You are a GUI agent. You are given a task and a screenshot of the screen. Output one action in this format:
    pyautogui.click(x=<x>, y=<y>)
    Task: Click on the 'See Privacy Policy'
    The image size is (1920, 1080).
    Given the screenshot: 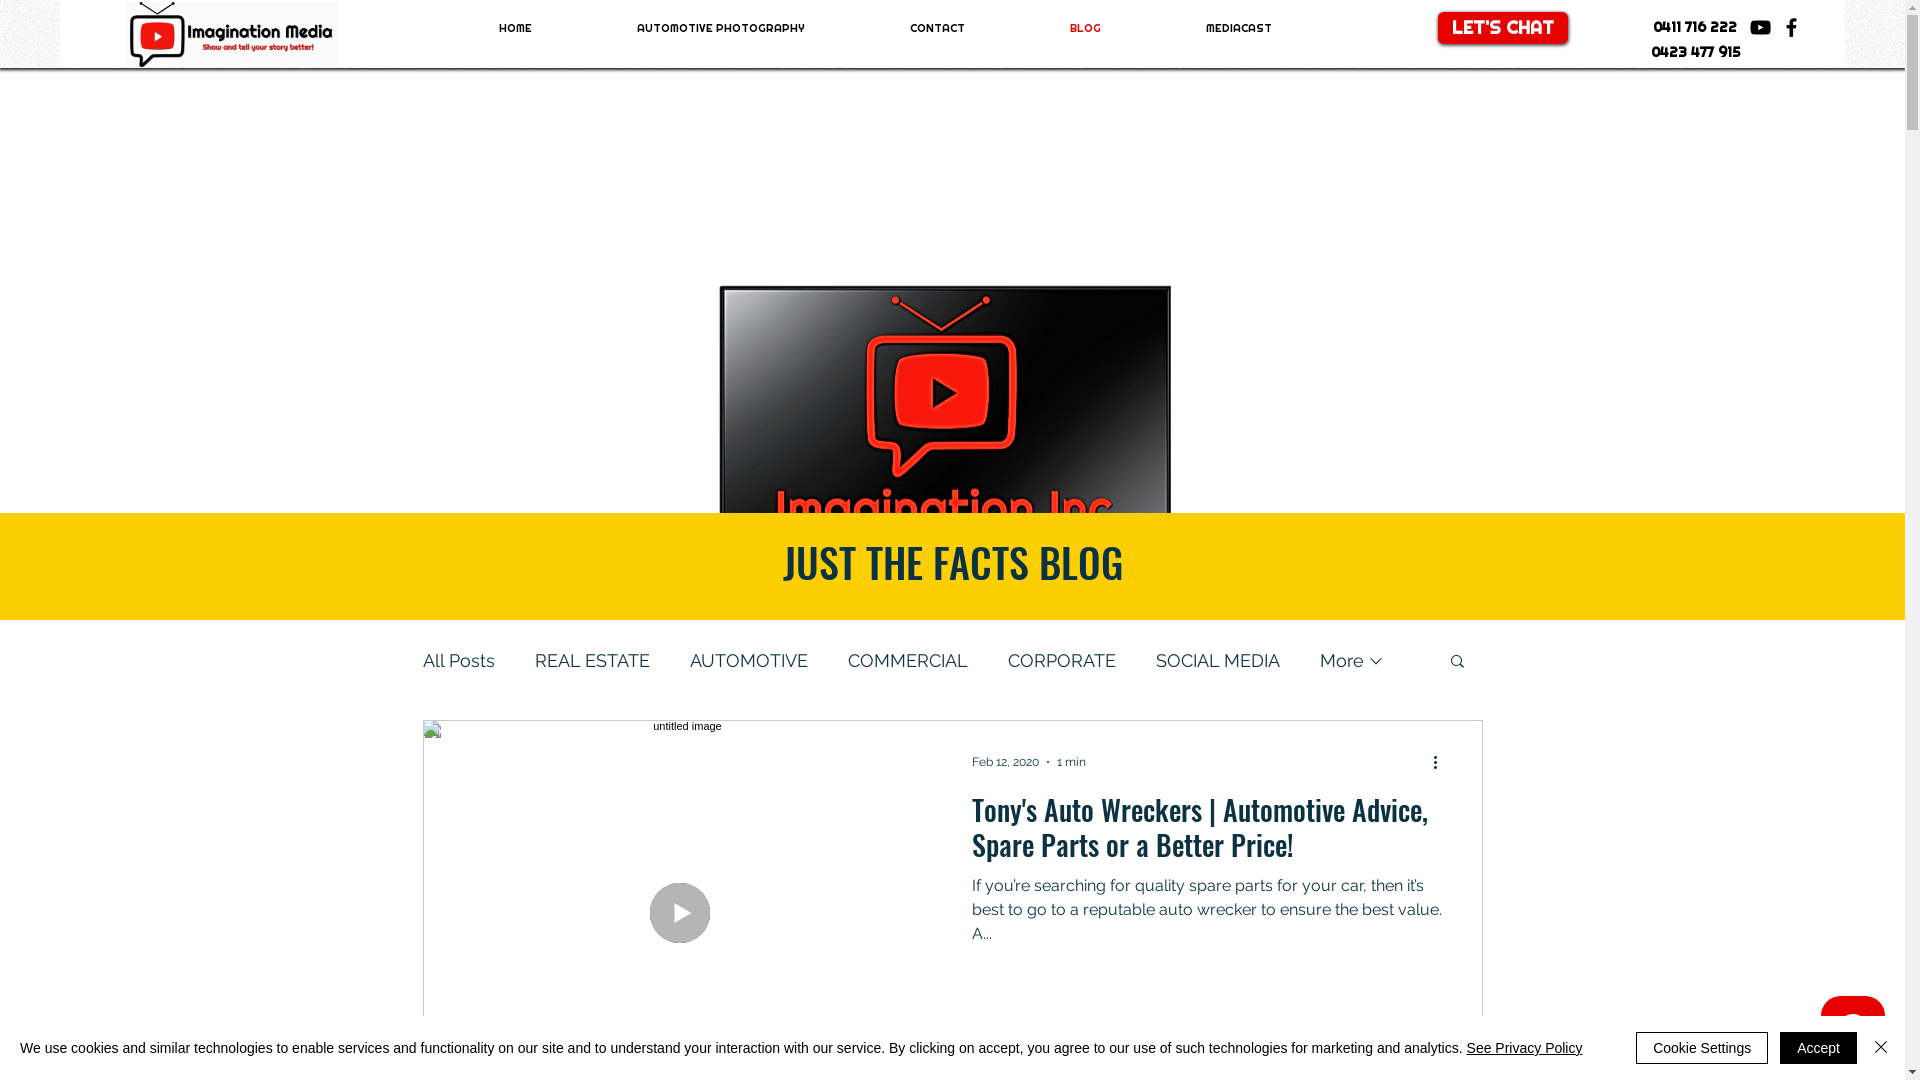 What is the action you would take?
    pyautogui.click(x=1524, y=1047)
    